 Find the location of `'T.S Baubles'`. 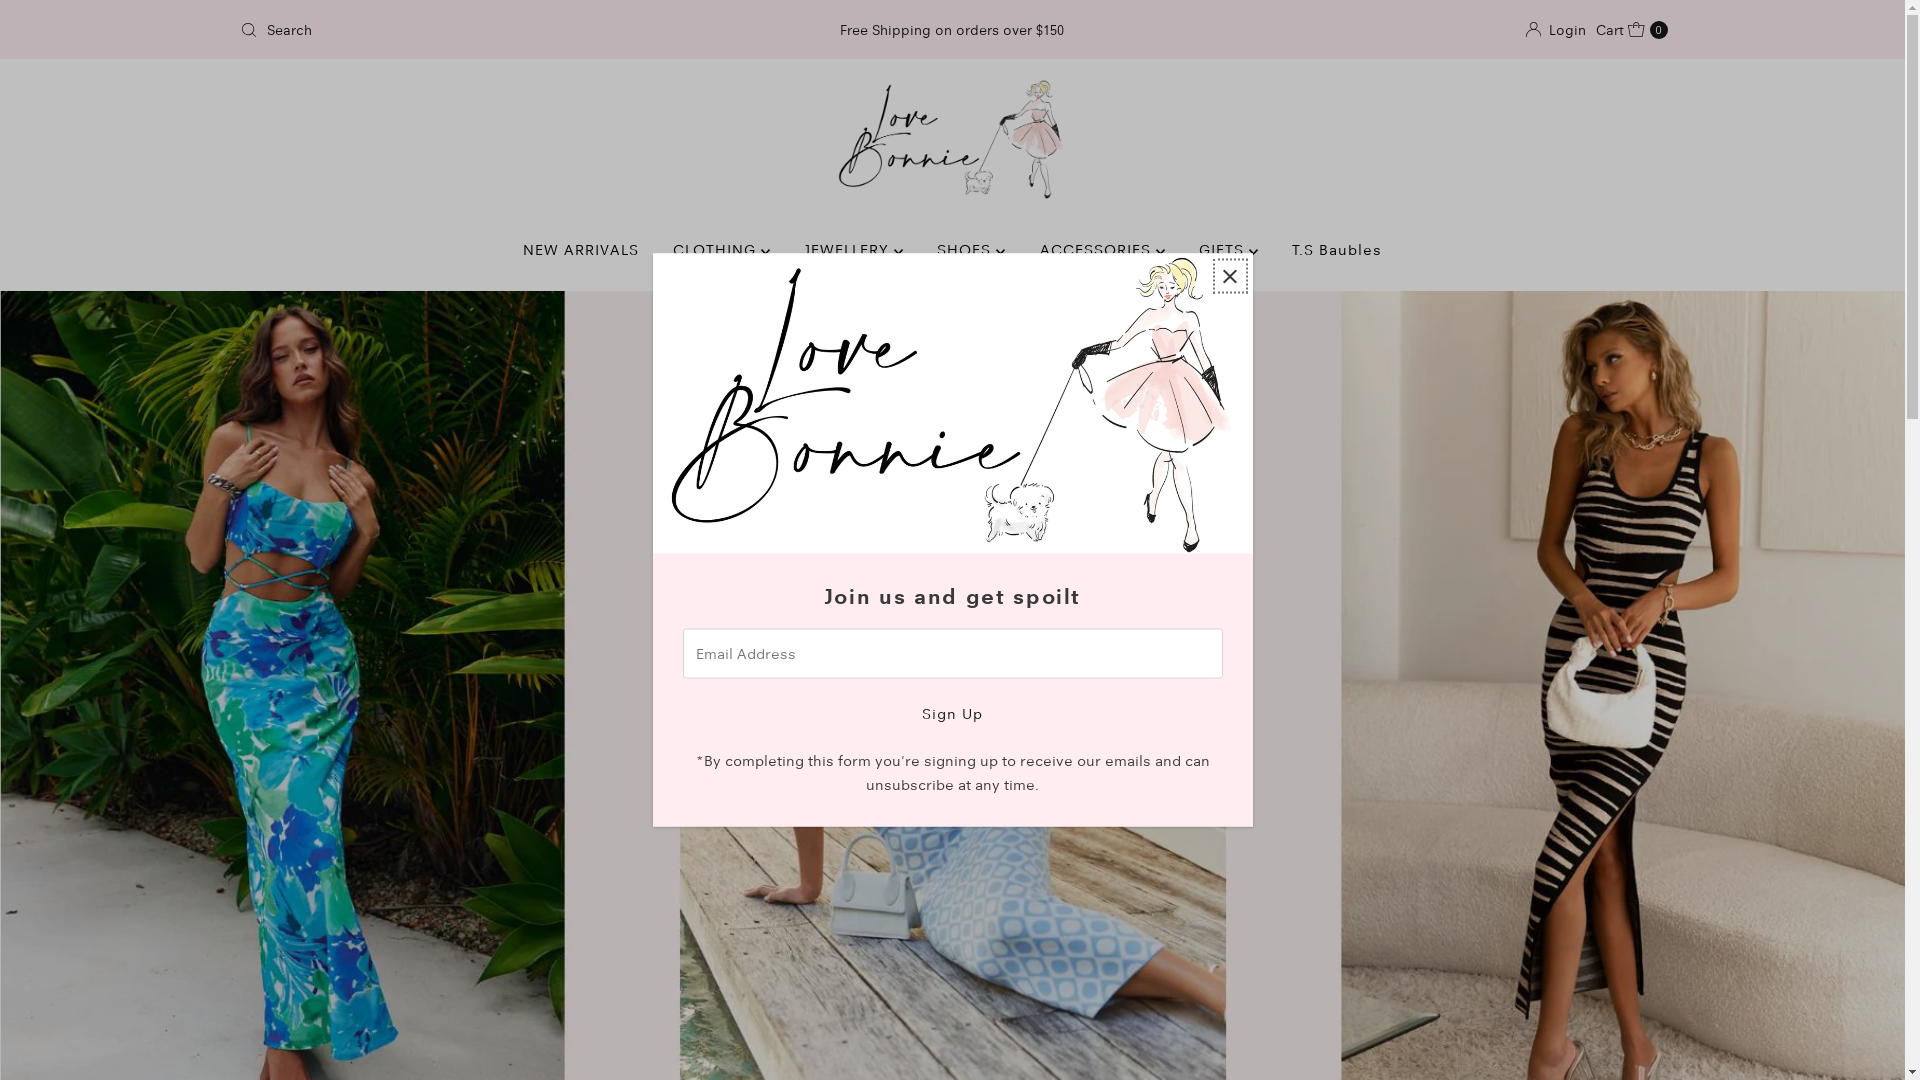

'T.S Baubles' is located at coordinates (1337, 249).